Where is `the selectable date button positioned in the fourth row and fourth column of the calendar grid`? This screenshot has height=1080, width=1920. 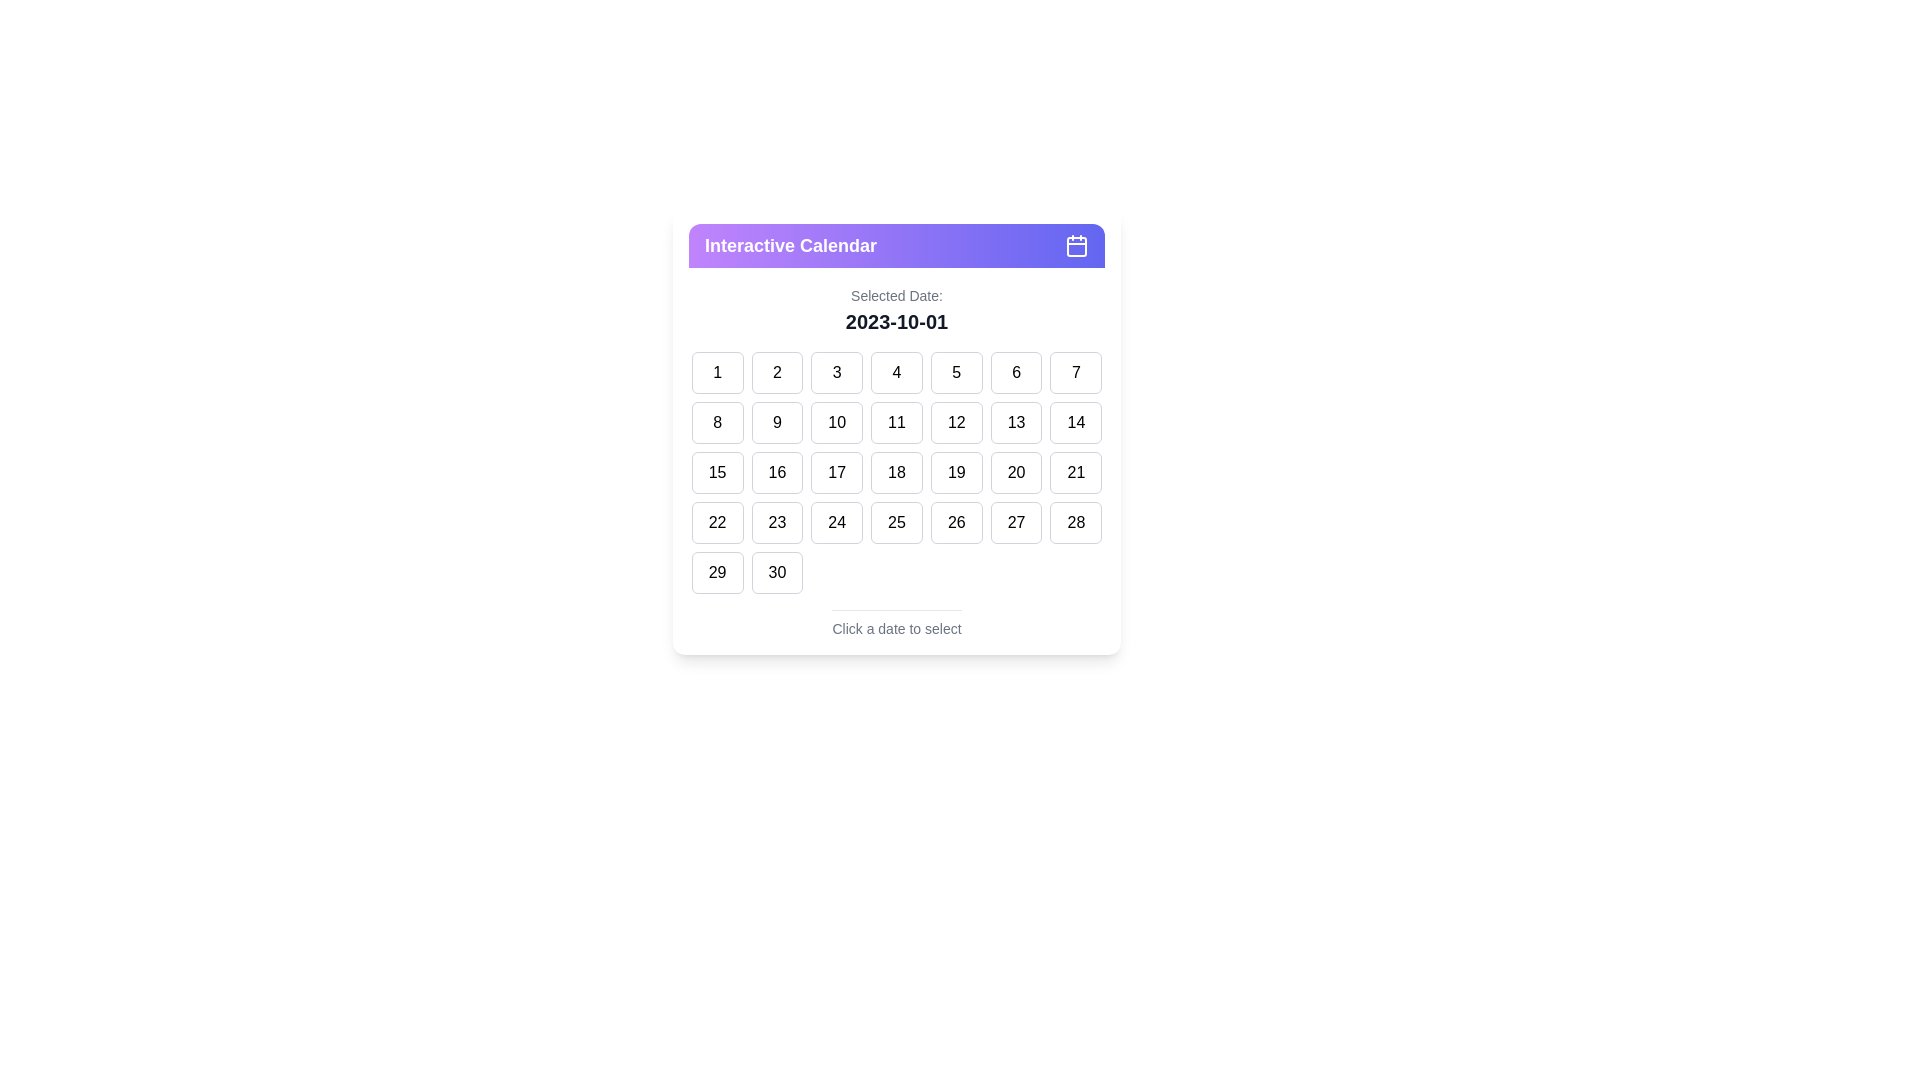
the selectable date button positioned in the fourth row and fourth column of the calendar grid is located at coordinates (896, 522).